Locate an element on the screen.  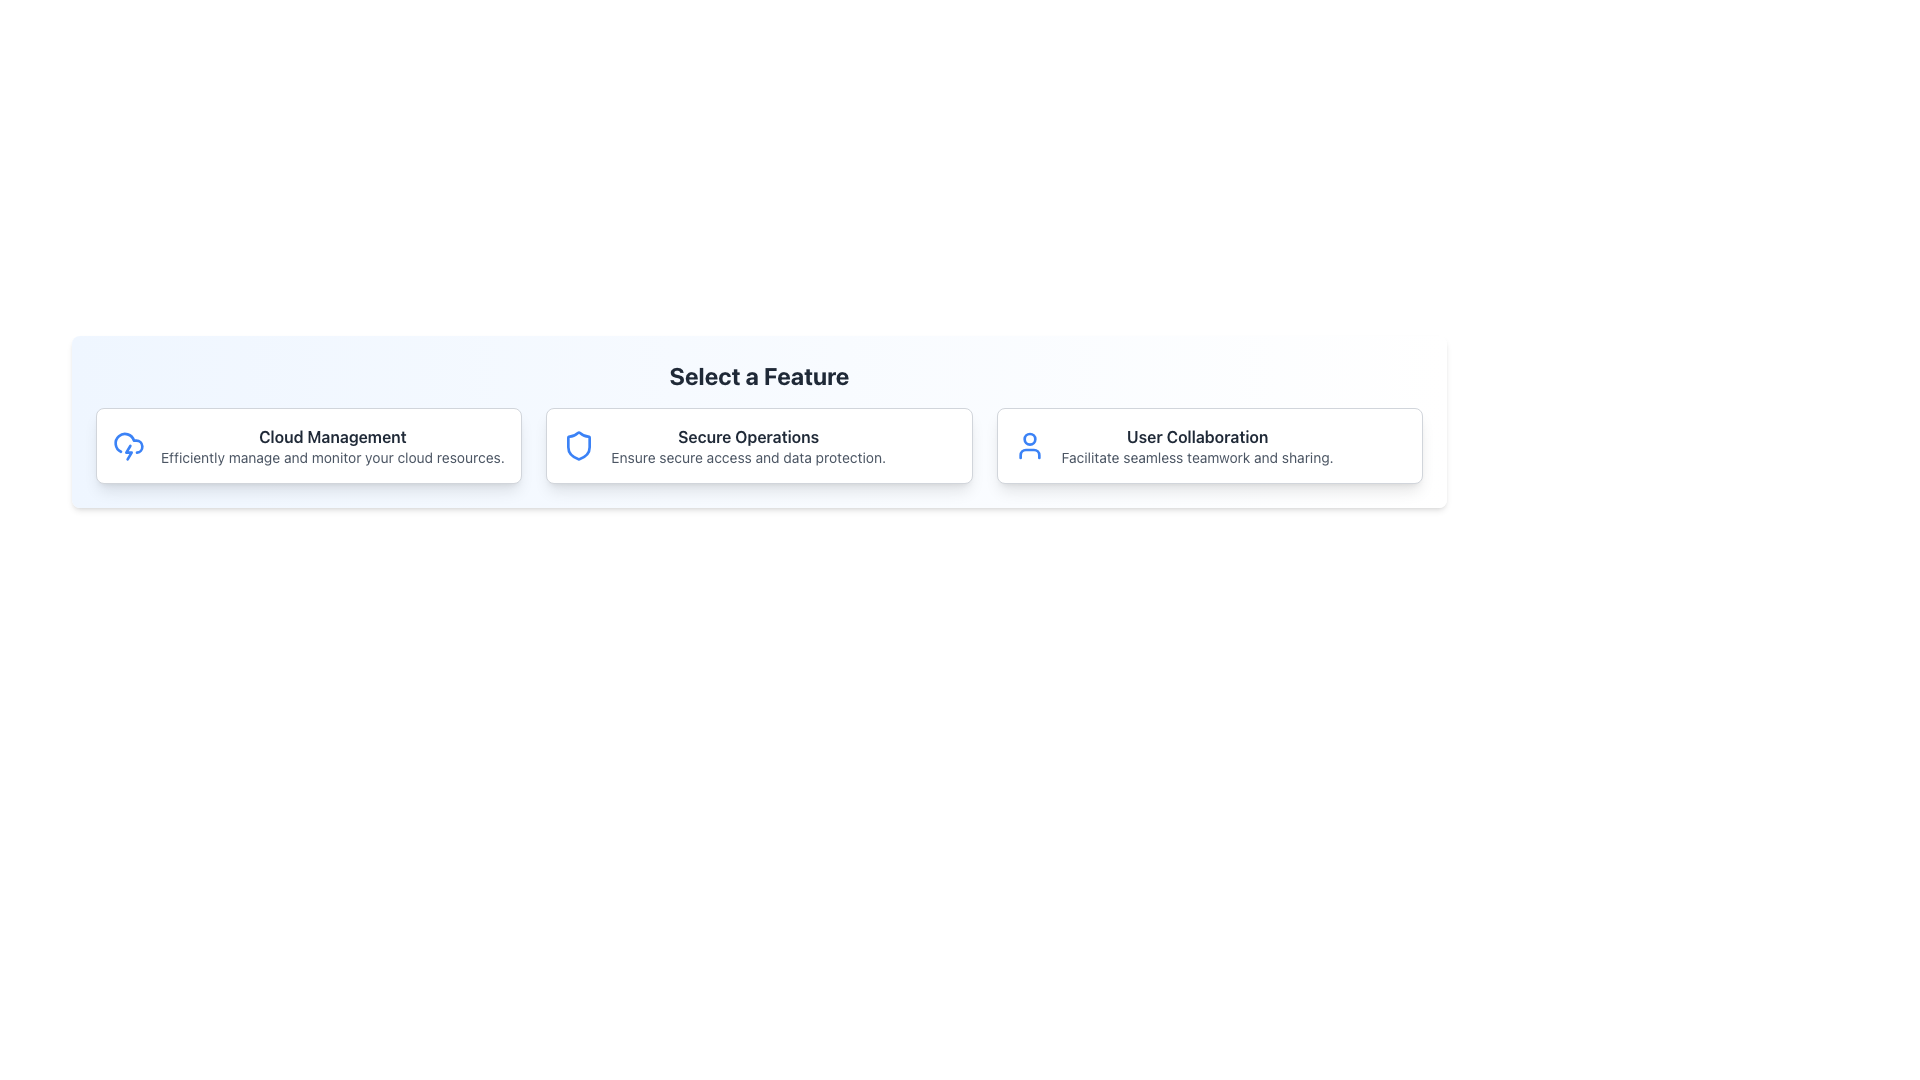
text content of the Text Block located in the 'User Collaboration' card, positioned centrally below the icon and above the bottom padding is located at coordinates (1197, 444).